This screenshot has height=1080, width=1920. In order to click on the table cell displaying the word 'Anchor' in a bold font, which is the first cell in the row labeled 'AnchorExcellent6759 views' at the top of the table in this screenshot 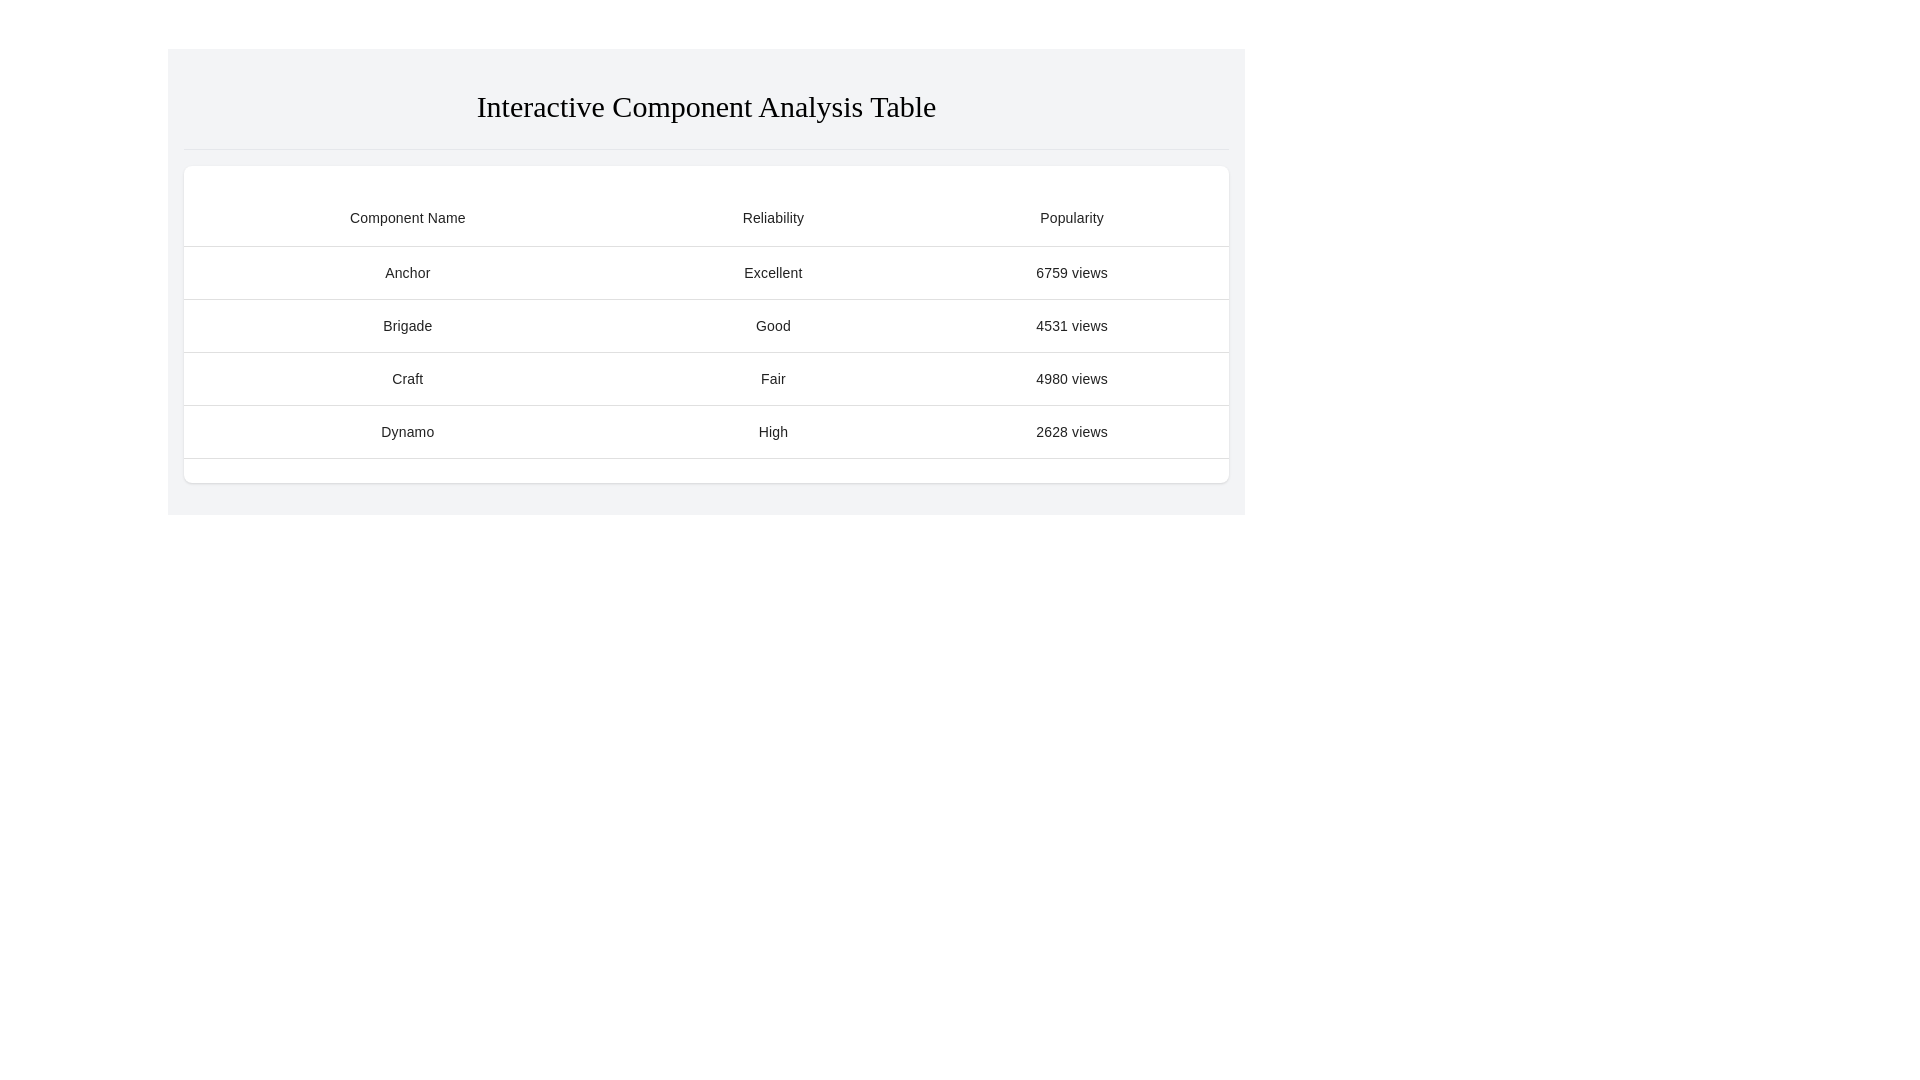, I will do `click(406, 273)`.